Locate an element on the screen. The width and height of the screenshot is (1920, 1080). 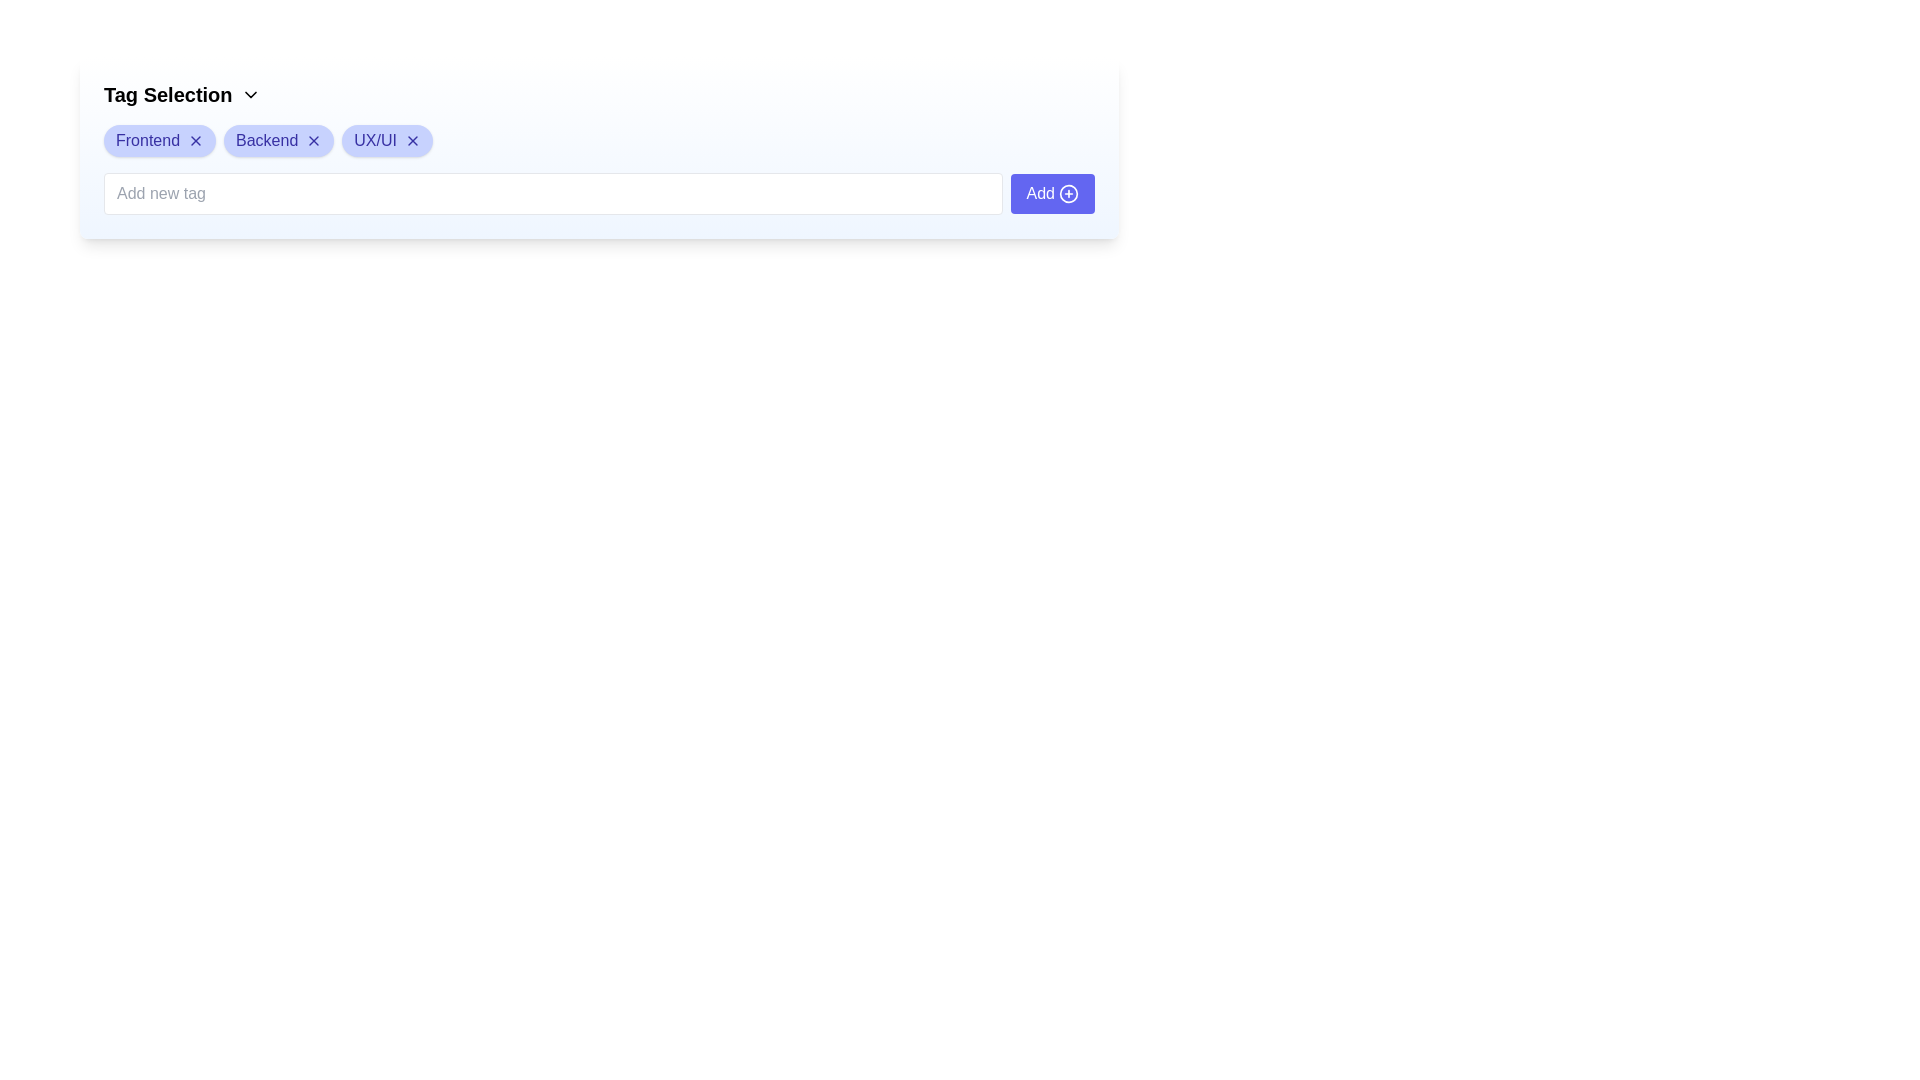
the text label element that represents the tag labeled 'UX/UI', which is centrally positioned within a tag-like component is located at coordinates (375, 140).